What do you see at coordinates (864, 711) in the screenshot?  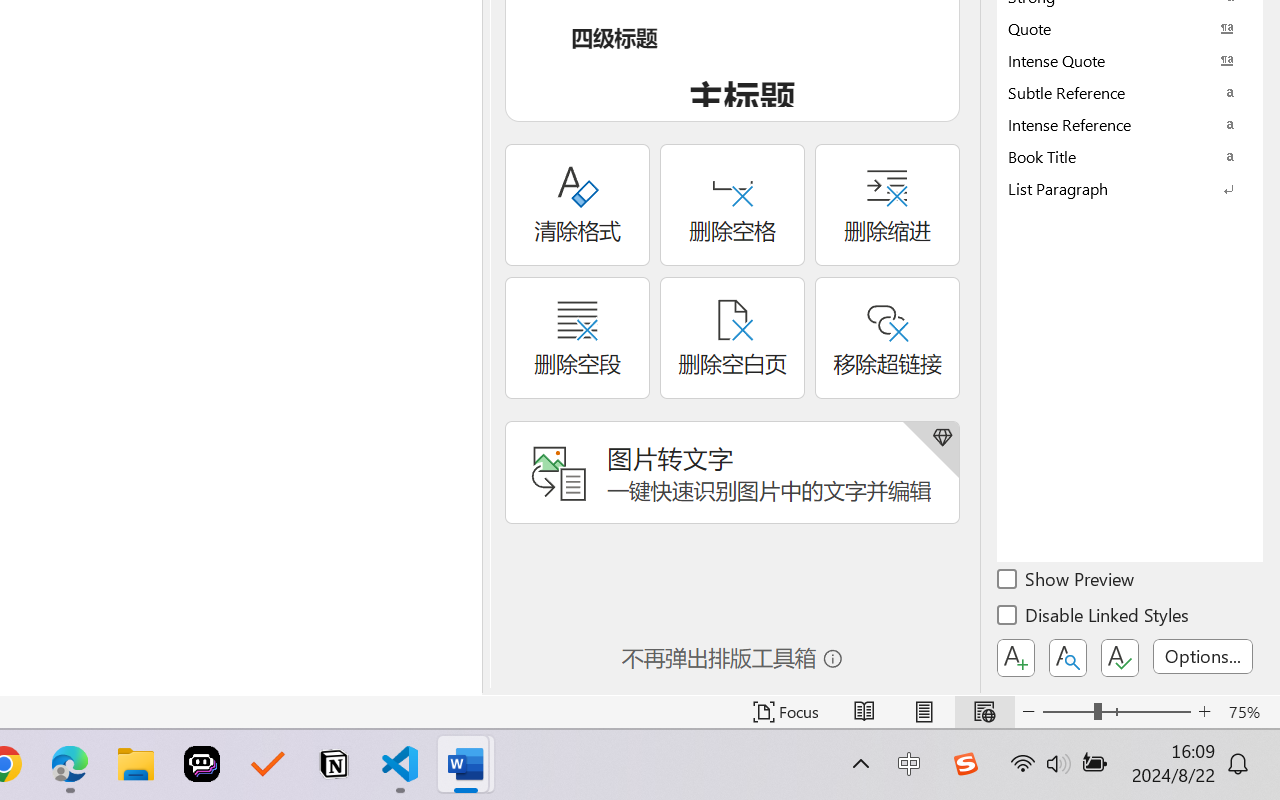 I see `'Read Mode'` at bounding box center [864, 711].